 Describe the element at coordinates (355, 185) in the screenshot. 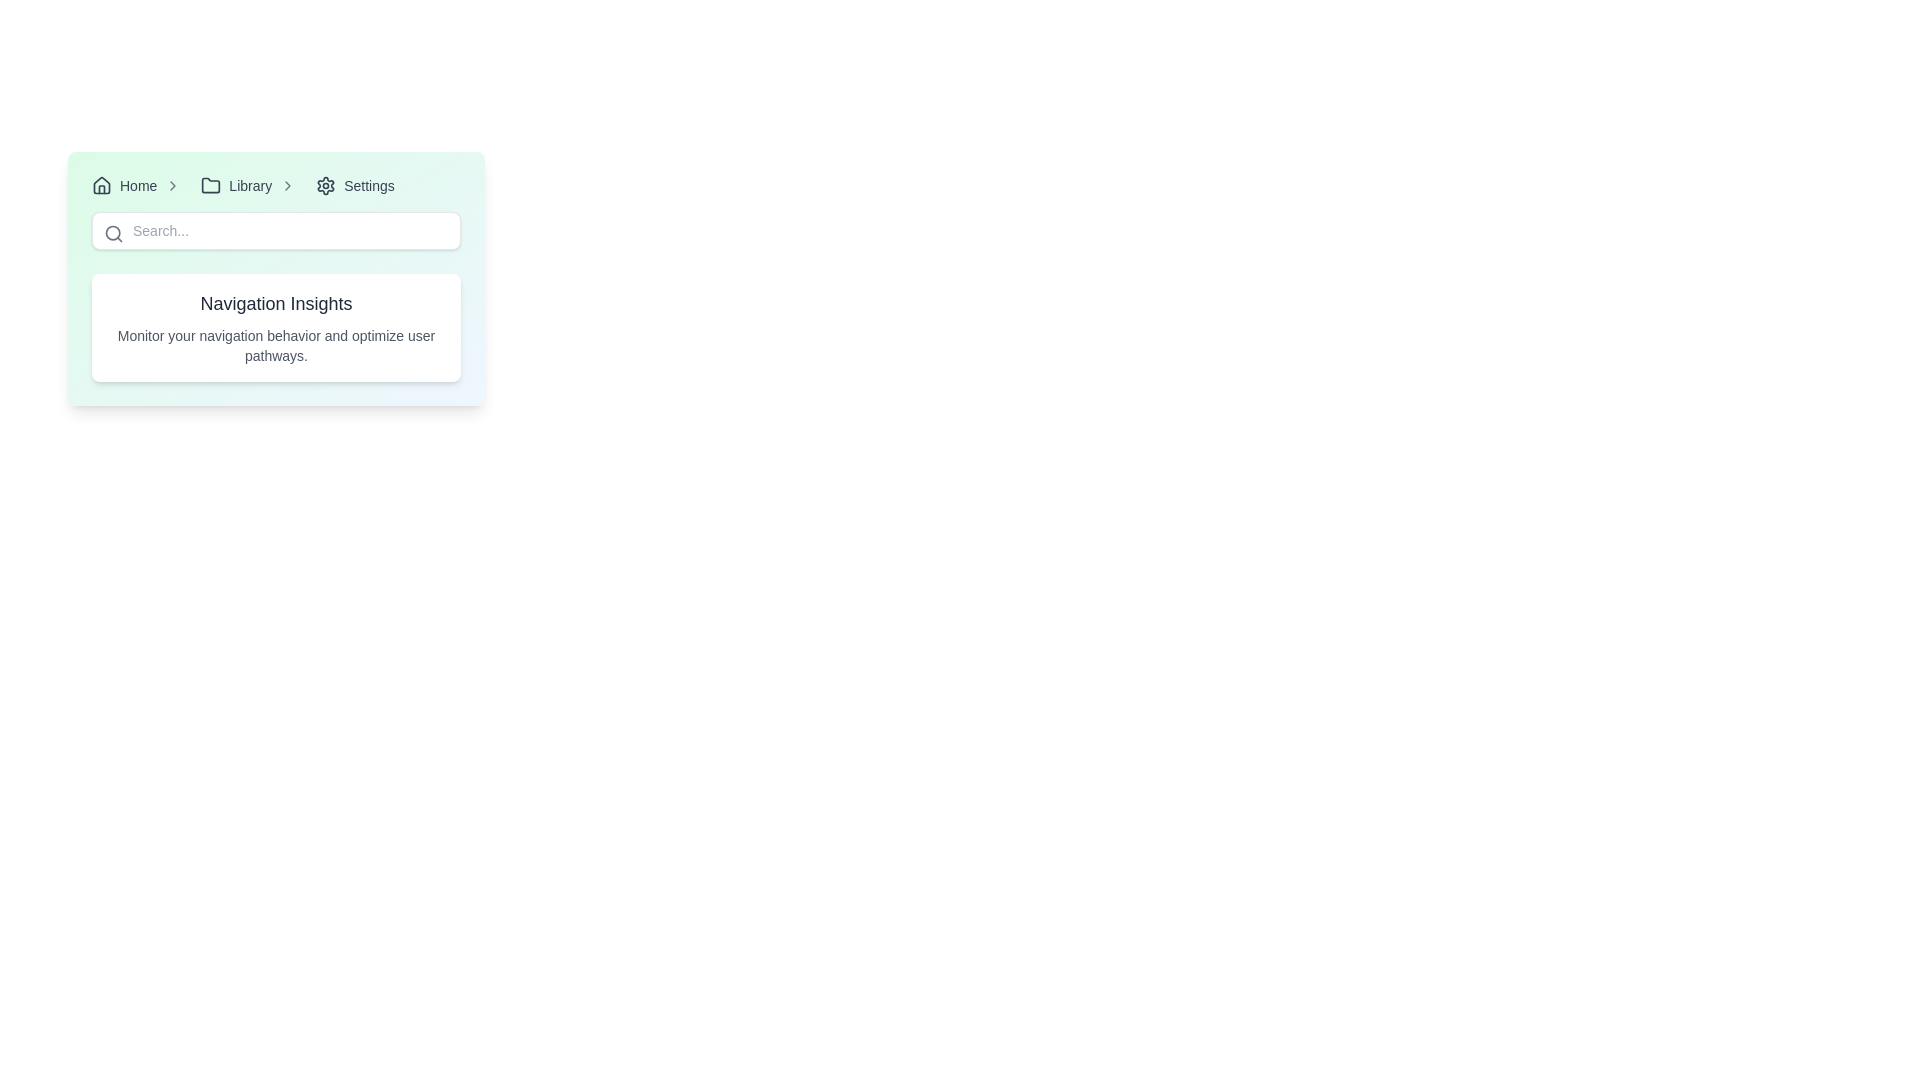

I see `the 'Settings' link with a gear icon in the navigation bar to trigger visual effects` at that location.